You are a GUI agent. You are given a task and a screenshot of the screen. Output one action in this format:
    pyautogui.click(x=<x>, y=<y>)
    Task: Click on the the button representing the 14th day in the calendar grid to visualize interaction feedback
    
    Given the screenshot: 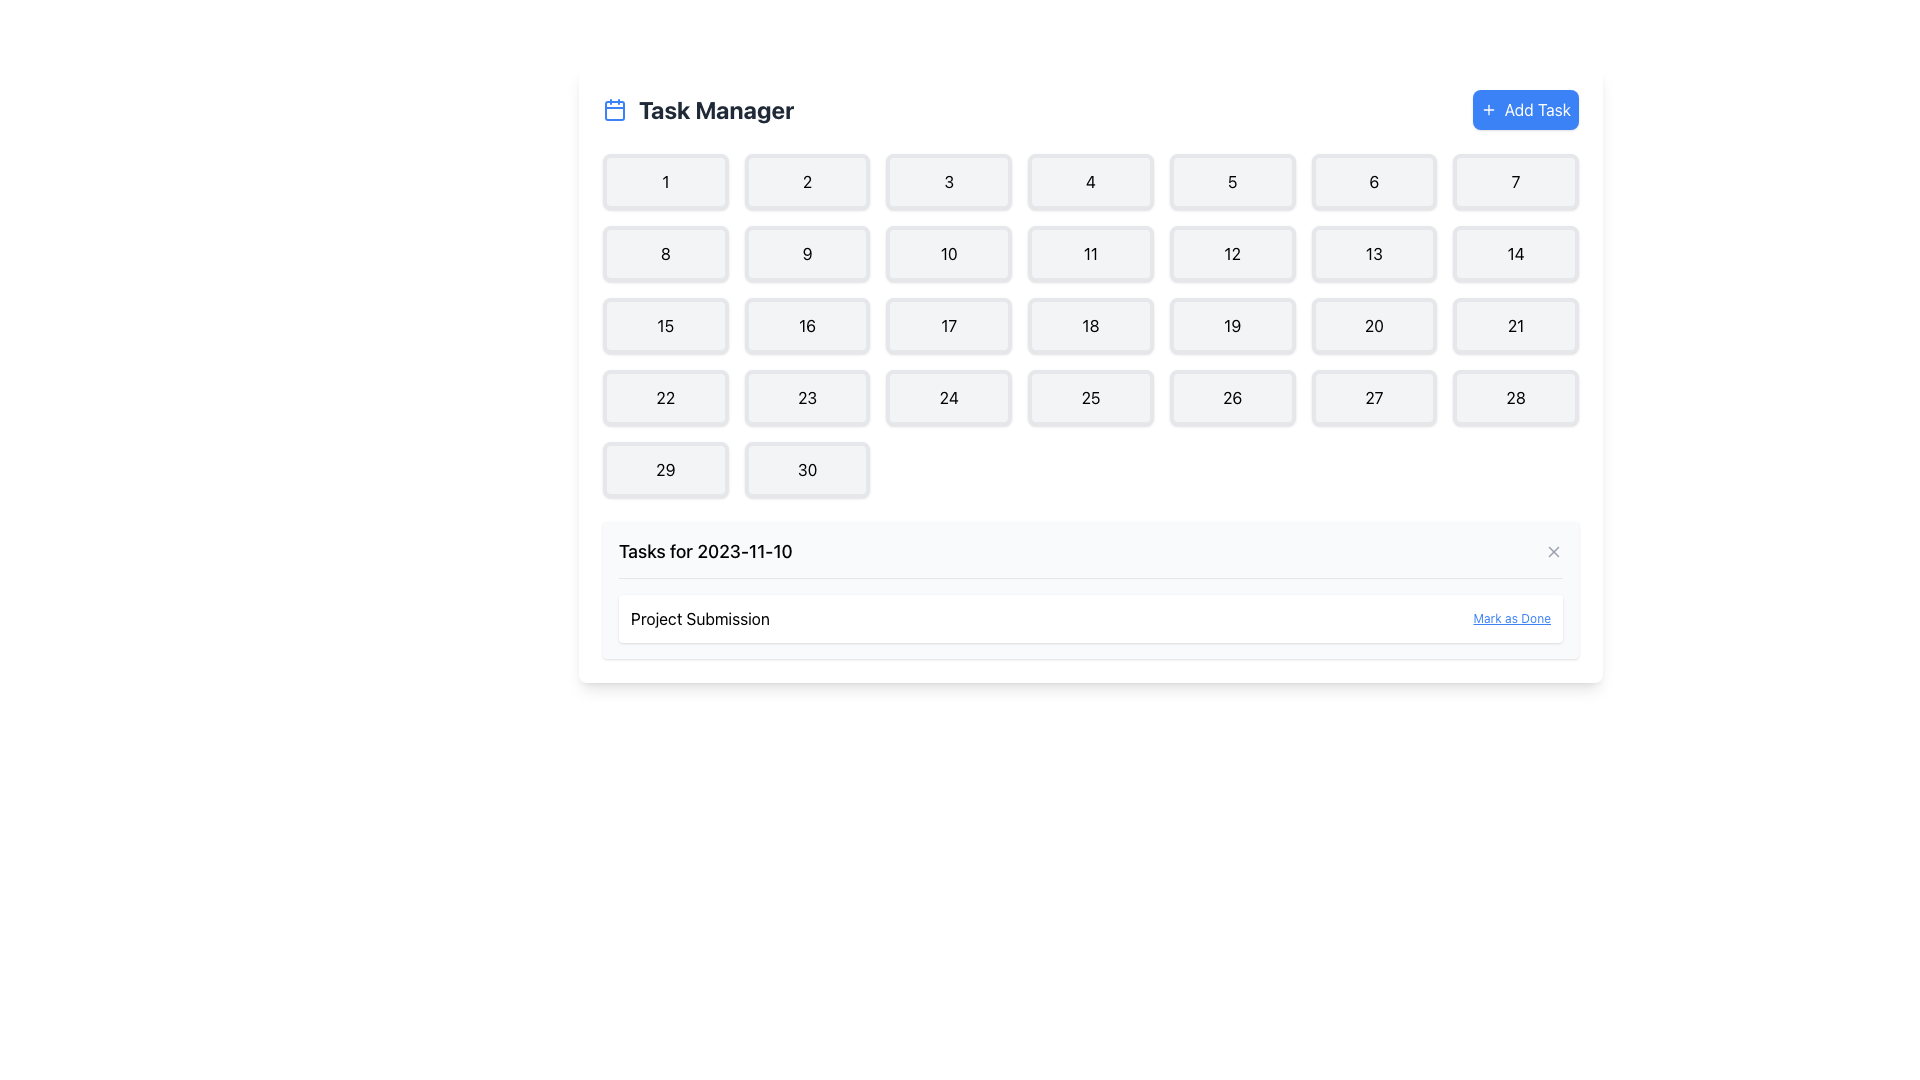 What is the action you would take?
    pyautogui.click(x=1516, y=253)
    